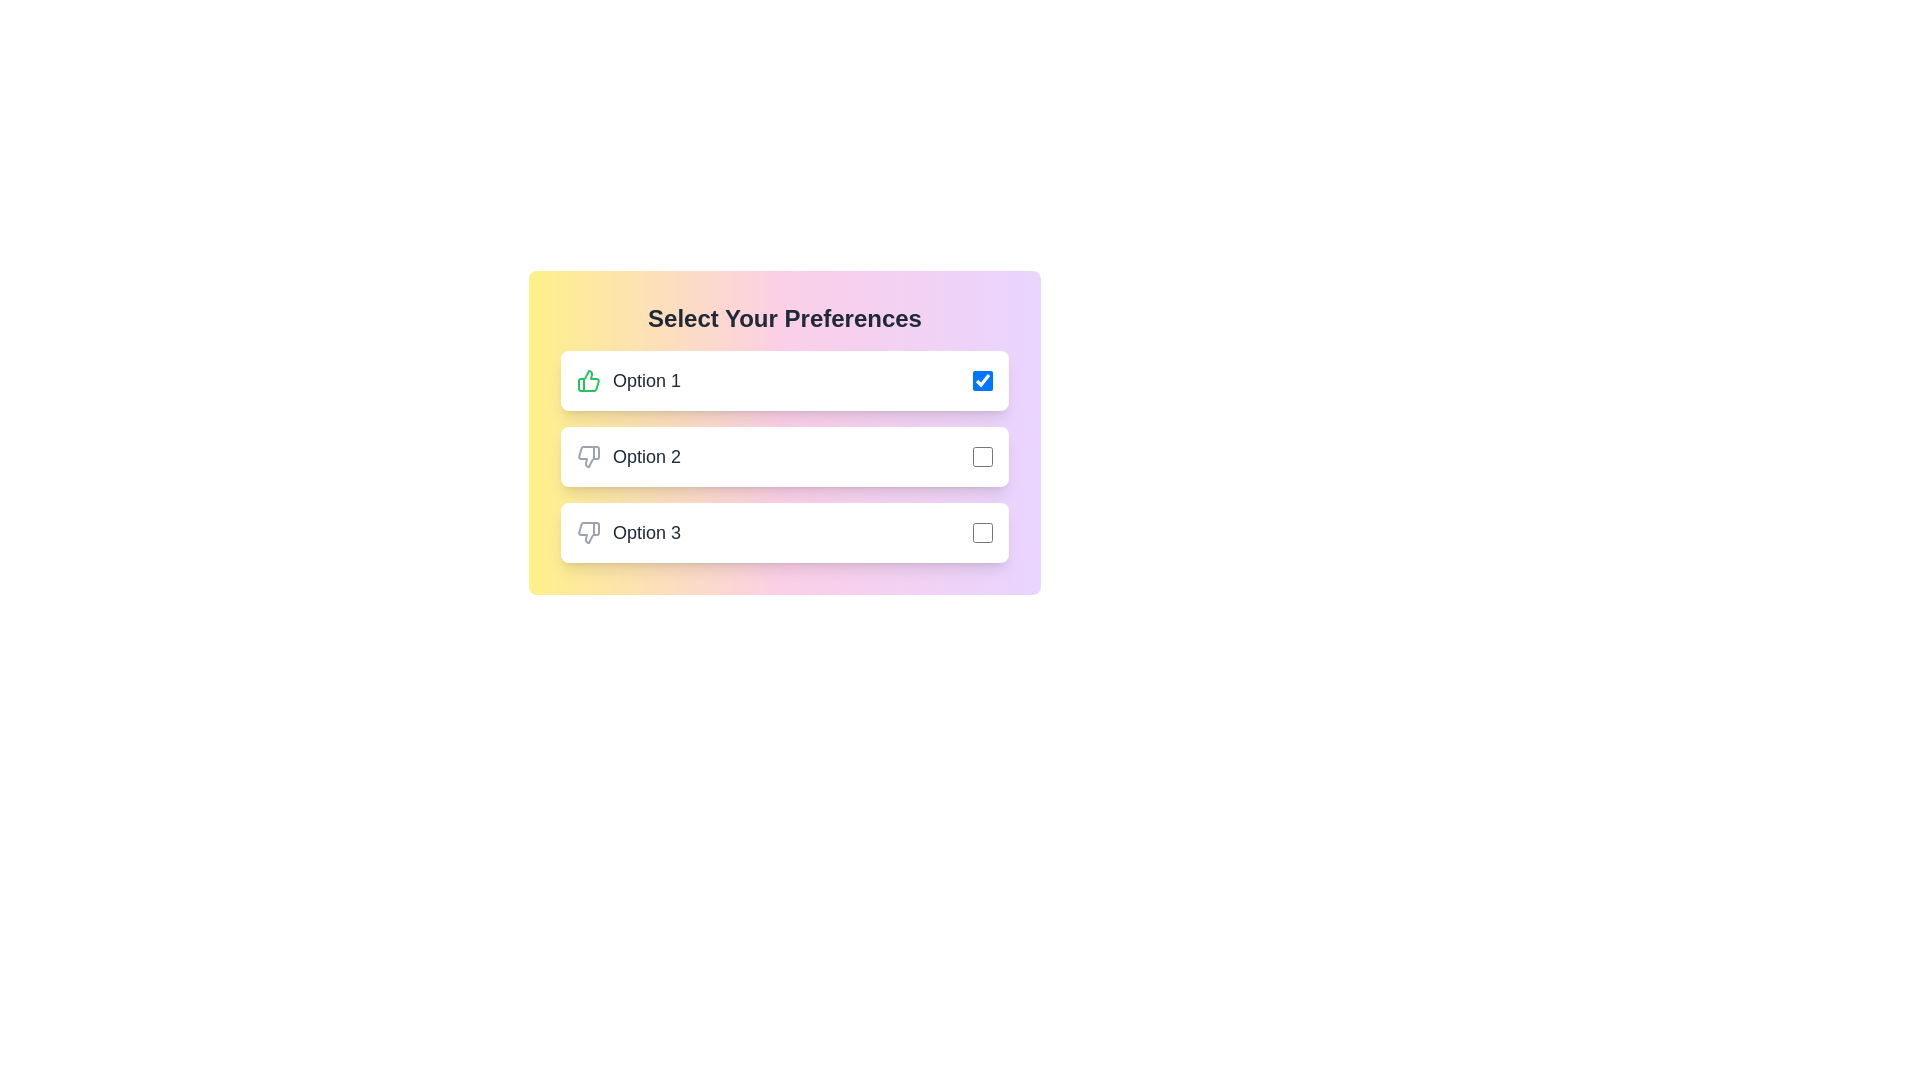  What do you see at coordinates (627, 456) in the screenshot?
I see `the 'Option 2' label with a thumbs-down icon, which is the second option in a vertical list on the card` at bounding box center [627, 456].